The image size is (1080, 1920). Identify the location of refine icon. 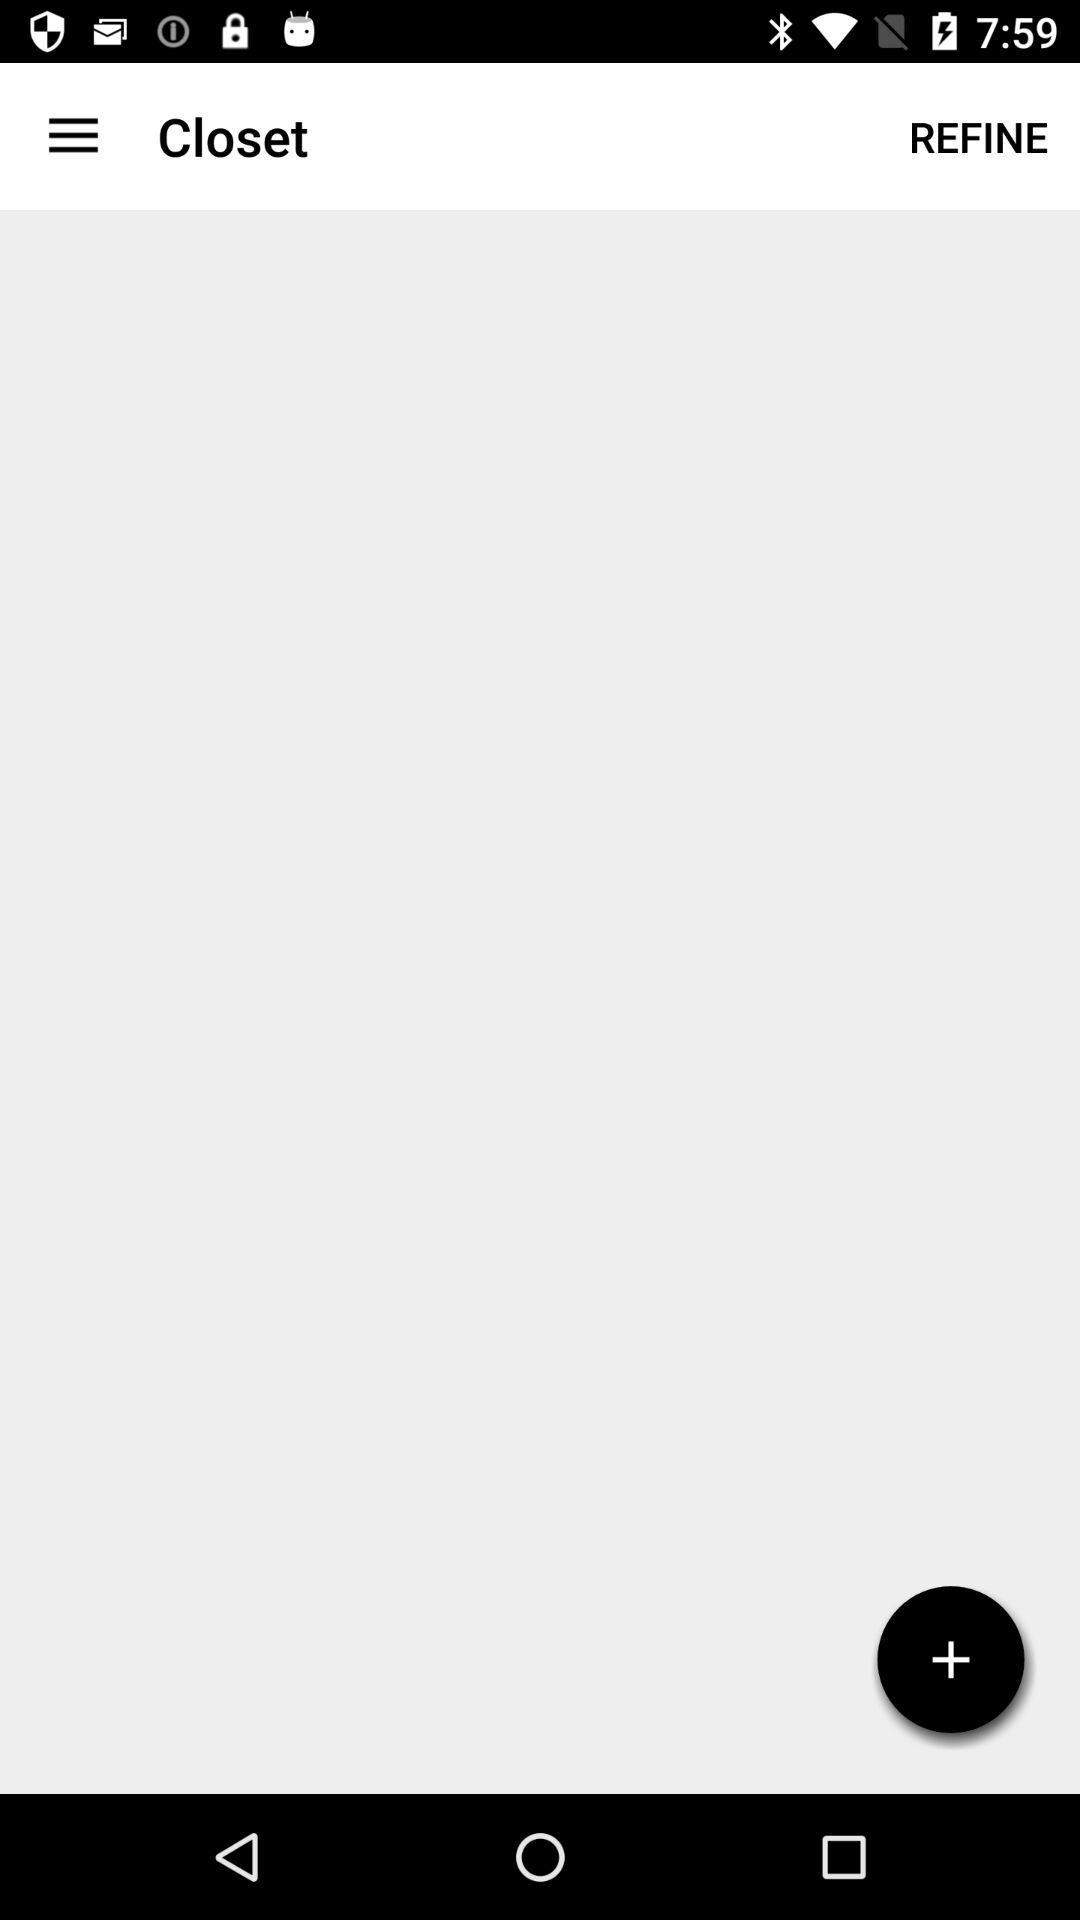
(977, 135).